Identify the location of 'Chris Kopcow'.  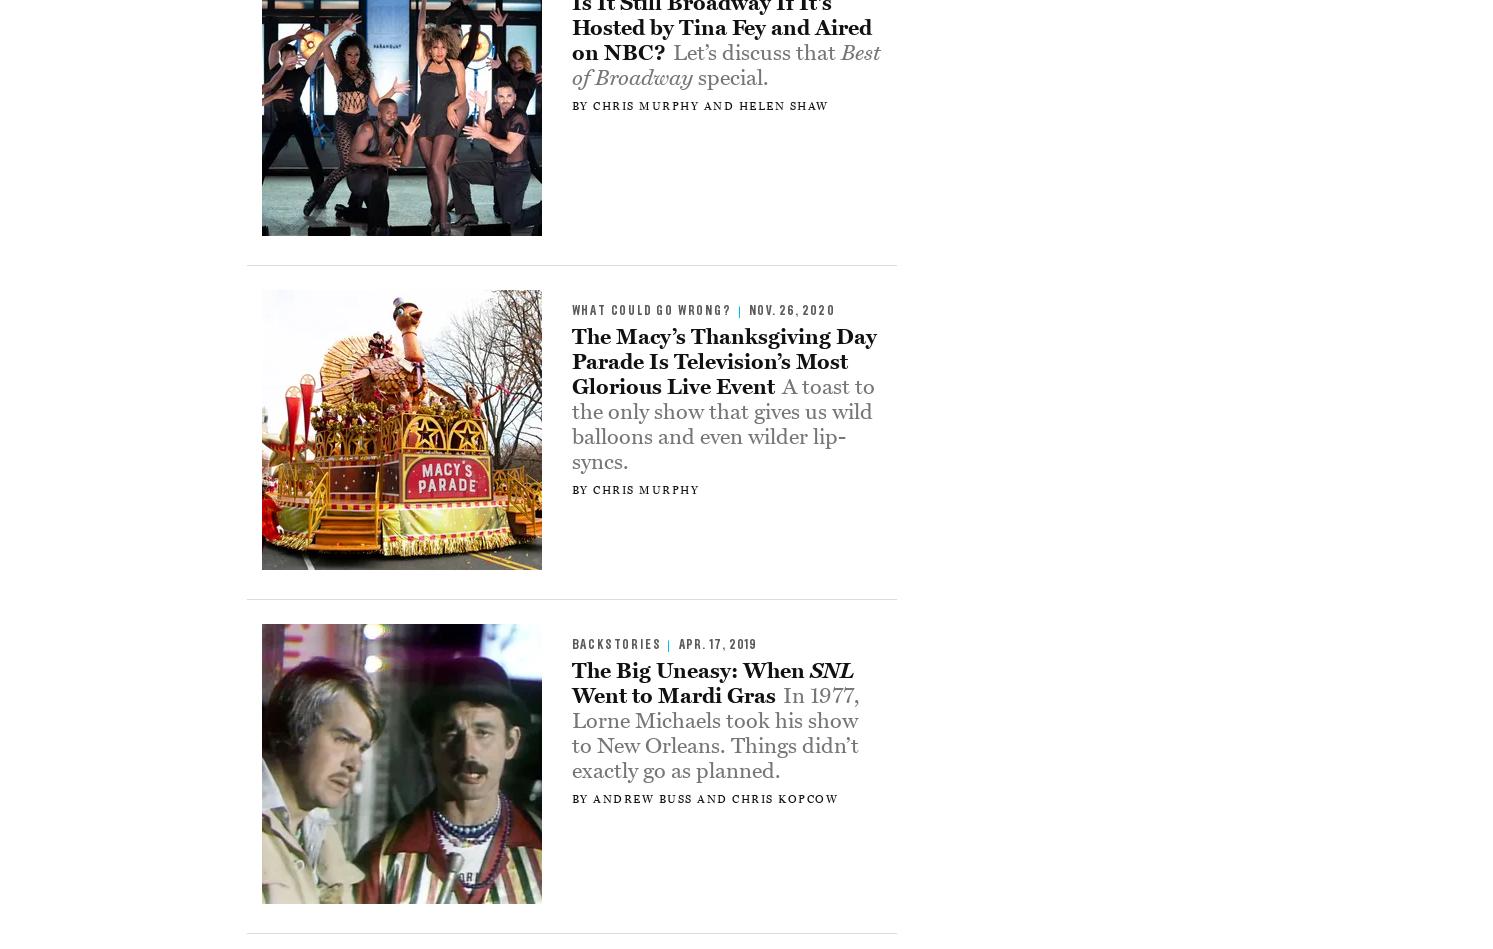
(785, 797).